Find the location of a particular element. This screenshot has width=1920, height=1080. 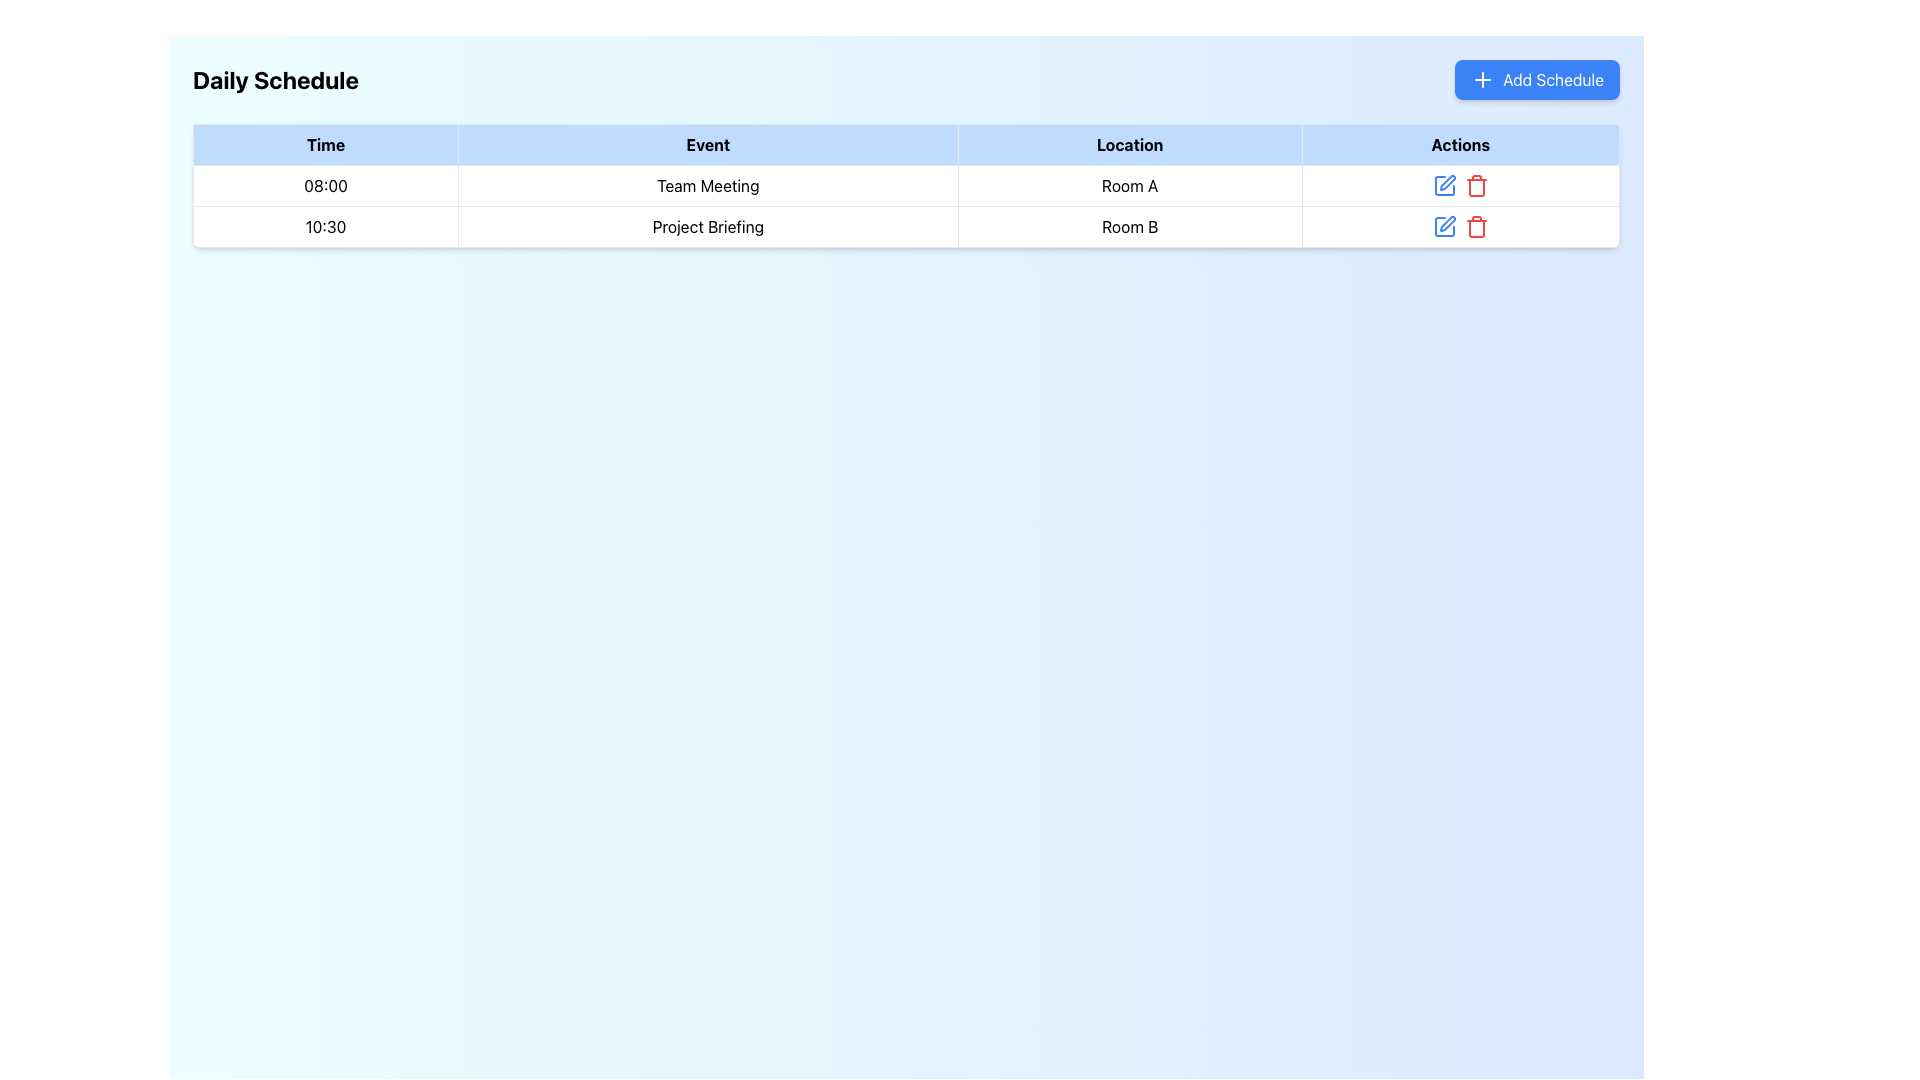

the first cell in the 'Time' column of the table that represents the start time of a scheduled event is located at coordinates (326, 185).